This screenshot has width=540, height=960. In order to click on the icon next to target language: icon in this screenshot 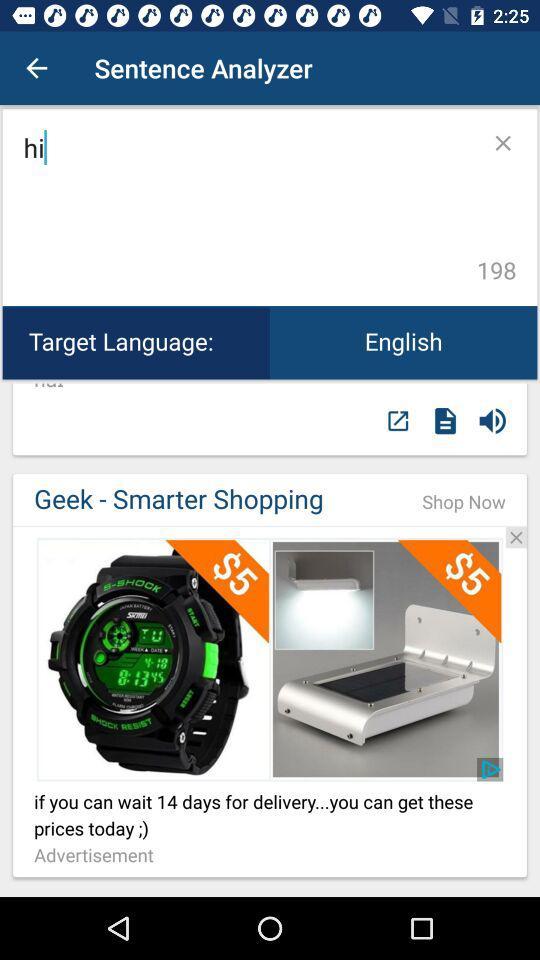, I will do `click(403, 342)`.